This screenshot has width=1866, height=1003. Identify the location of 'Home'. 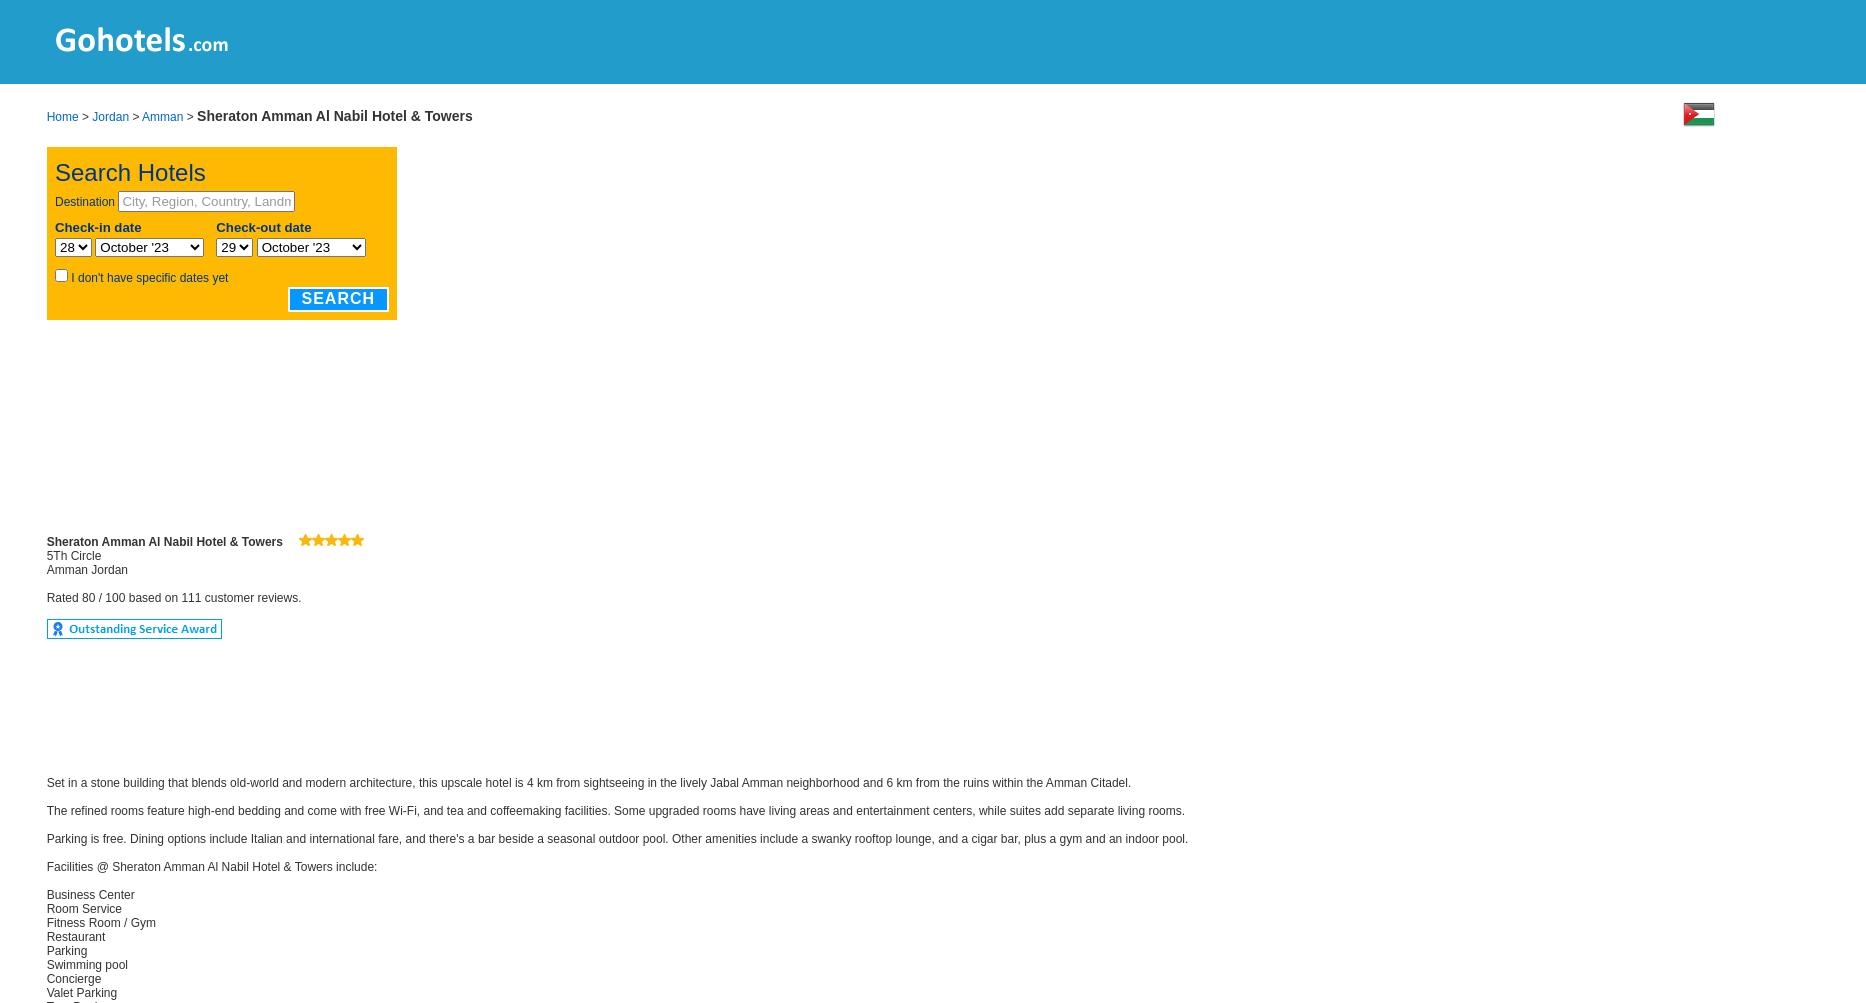
(61, 115).